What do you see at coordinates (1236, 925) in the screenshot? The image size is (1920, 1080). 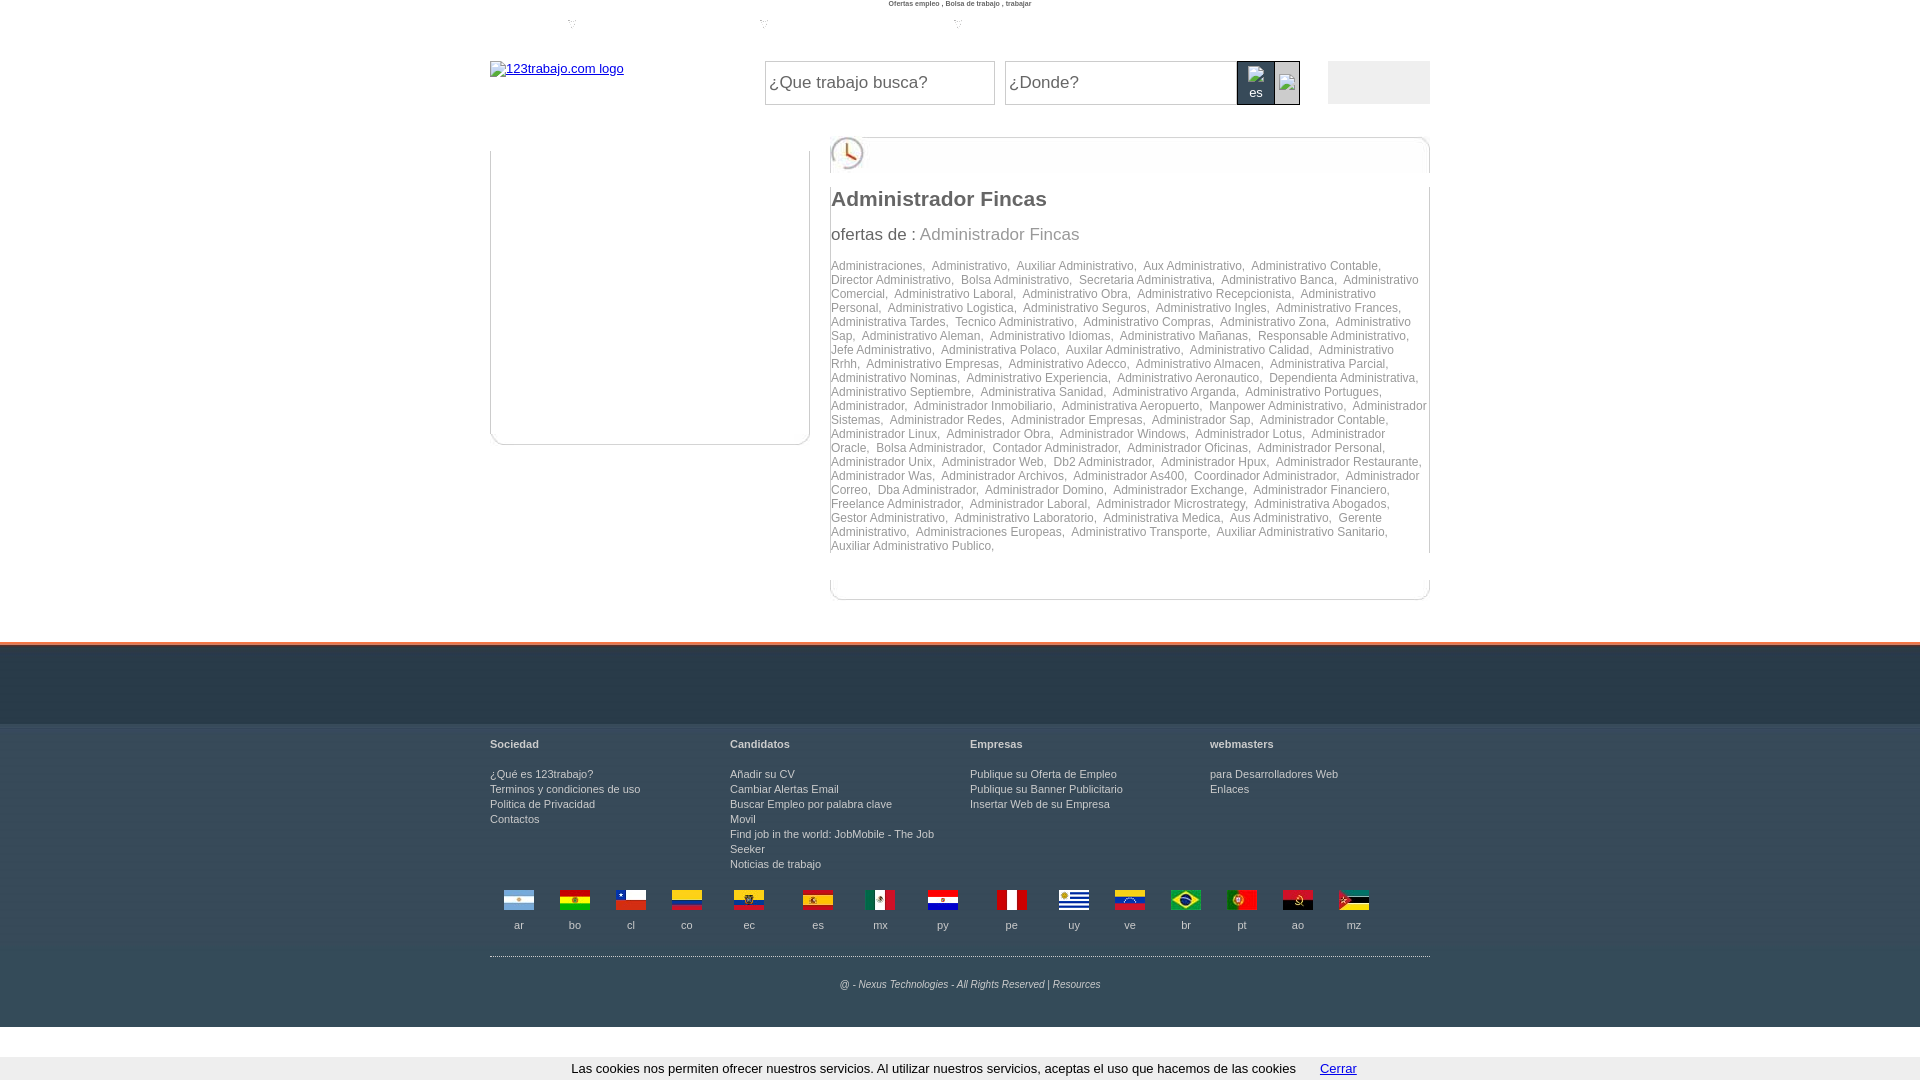 I see `'pt'` at bounding box center [1236, 925].